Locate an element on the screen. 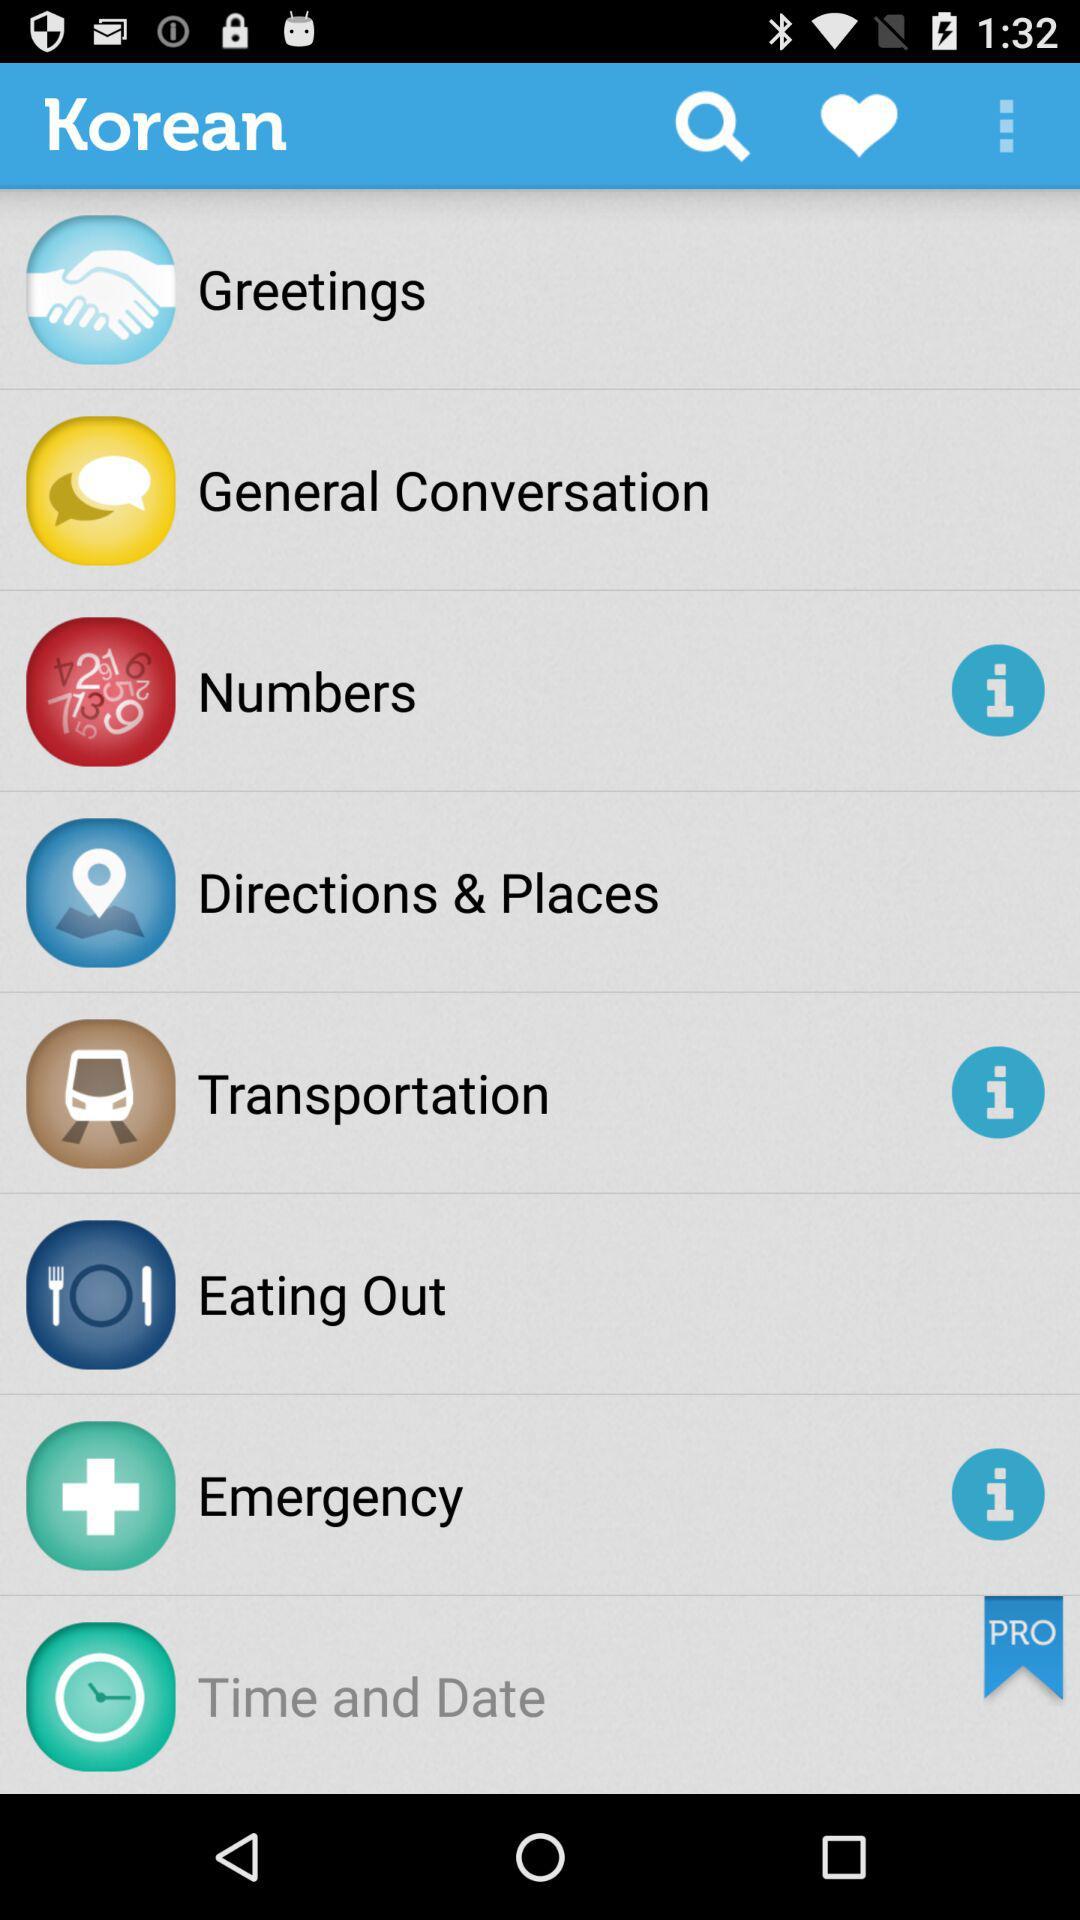  the eating out icon is located at coordinates (321, 1293).